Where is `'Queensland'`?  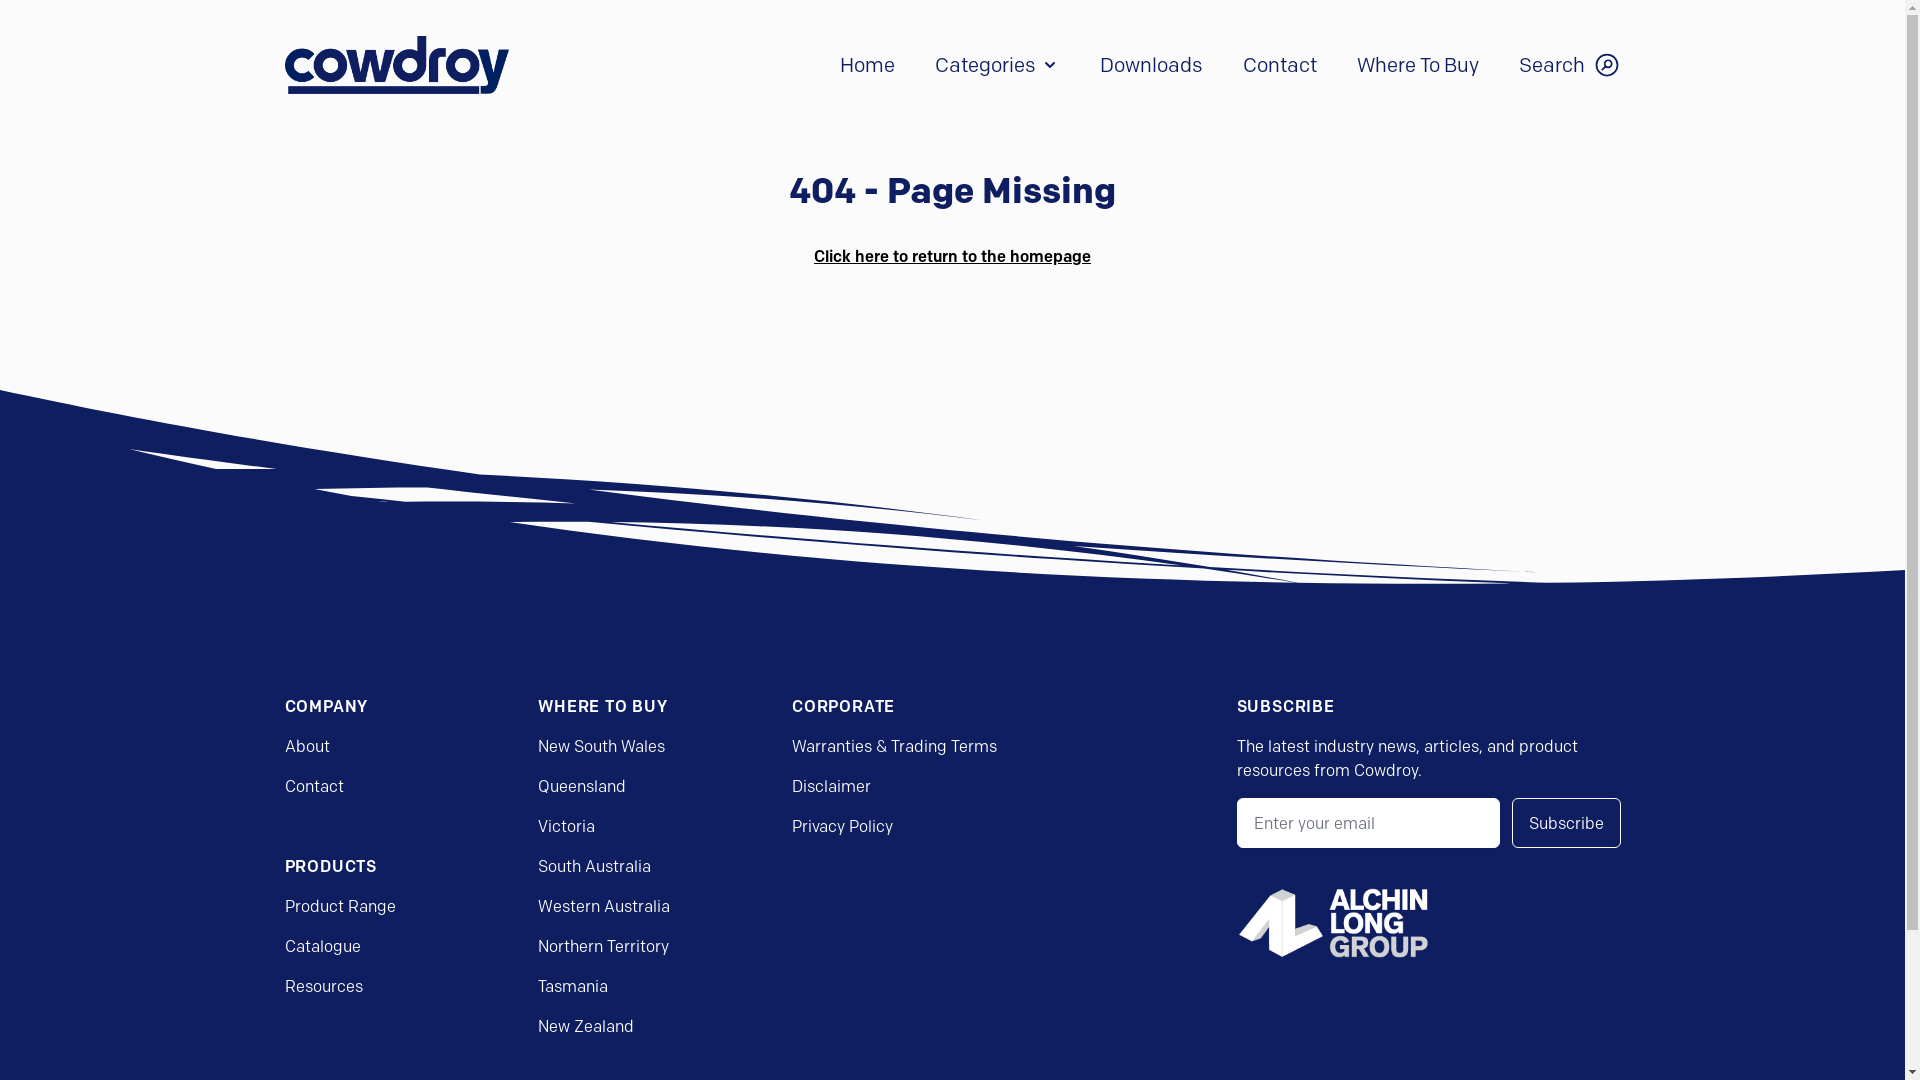 'Queensland' is located at coordinates (580, 785).